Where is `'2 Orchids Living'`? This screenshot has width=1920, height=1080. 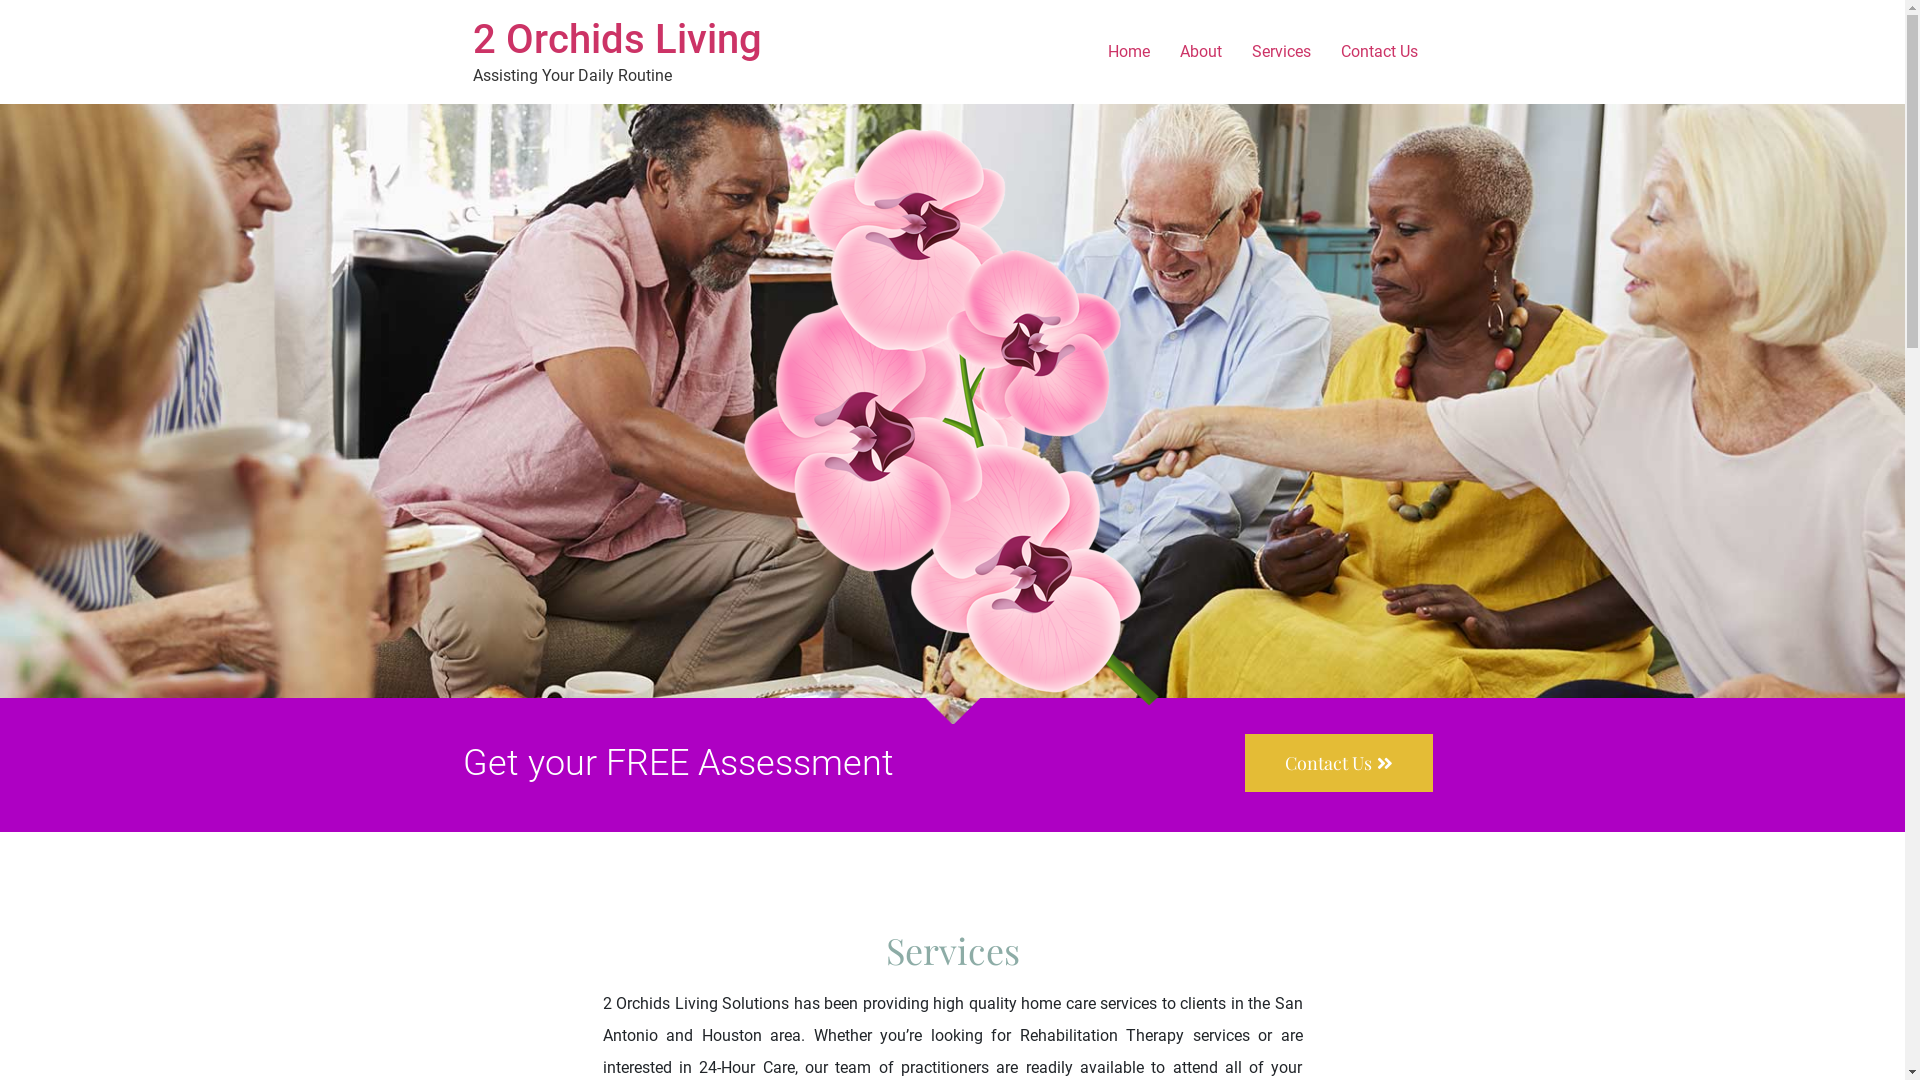
'2 Orchids Living' is located at coordinates (615, 39).